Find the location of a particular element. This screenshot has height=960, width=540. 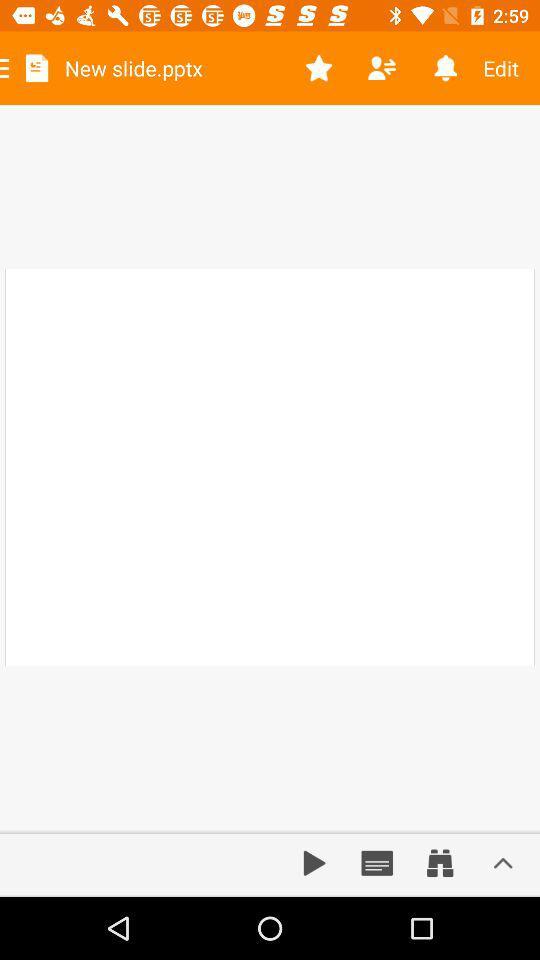

the date_range icon is located at coordinates (440, 862).